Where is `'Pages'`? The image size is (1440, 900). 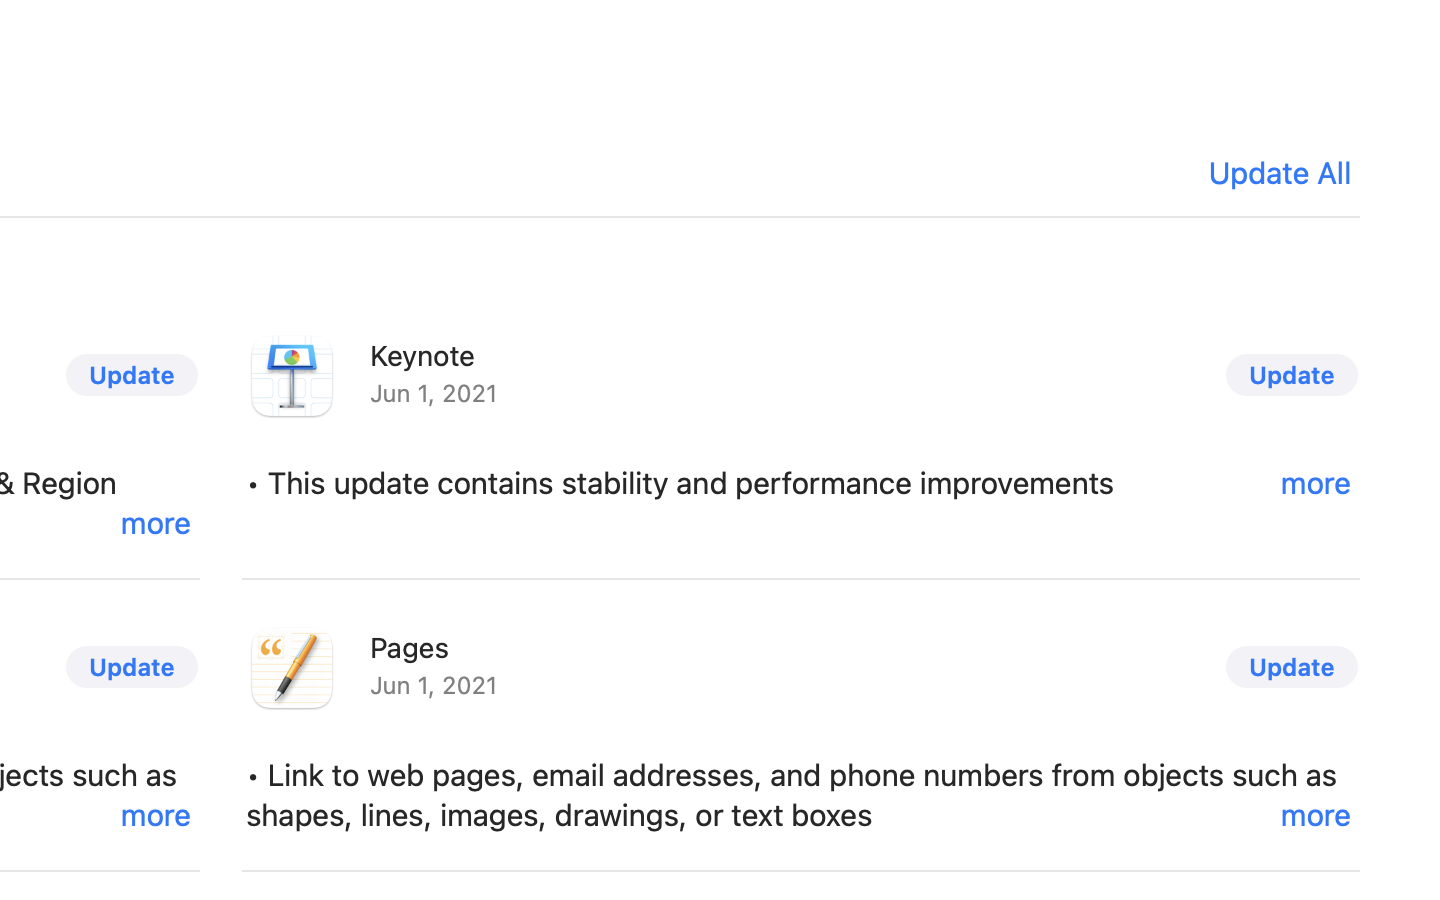 'Pages' is located at coordinates (408, 647).